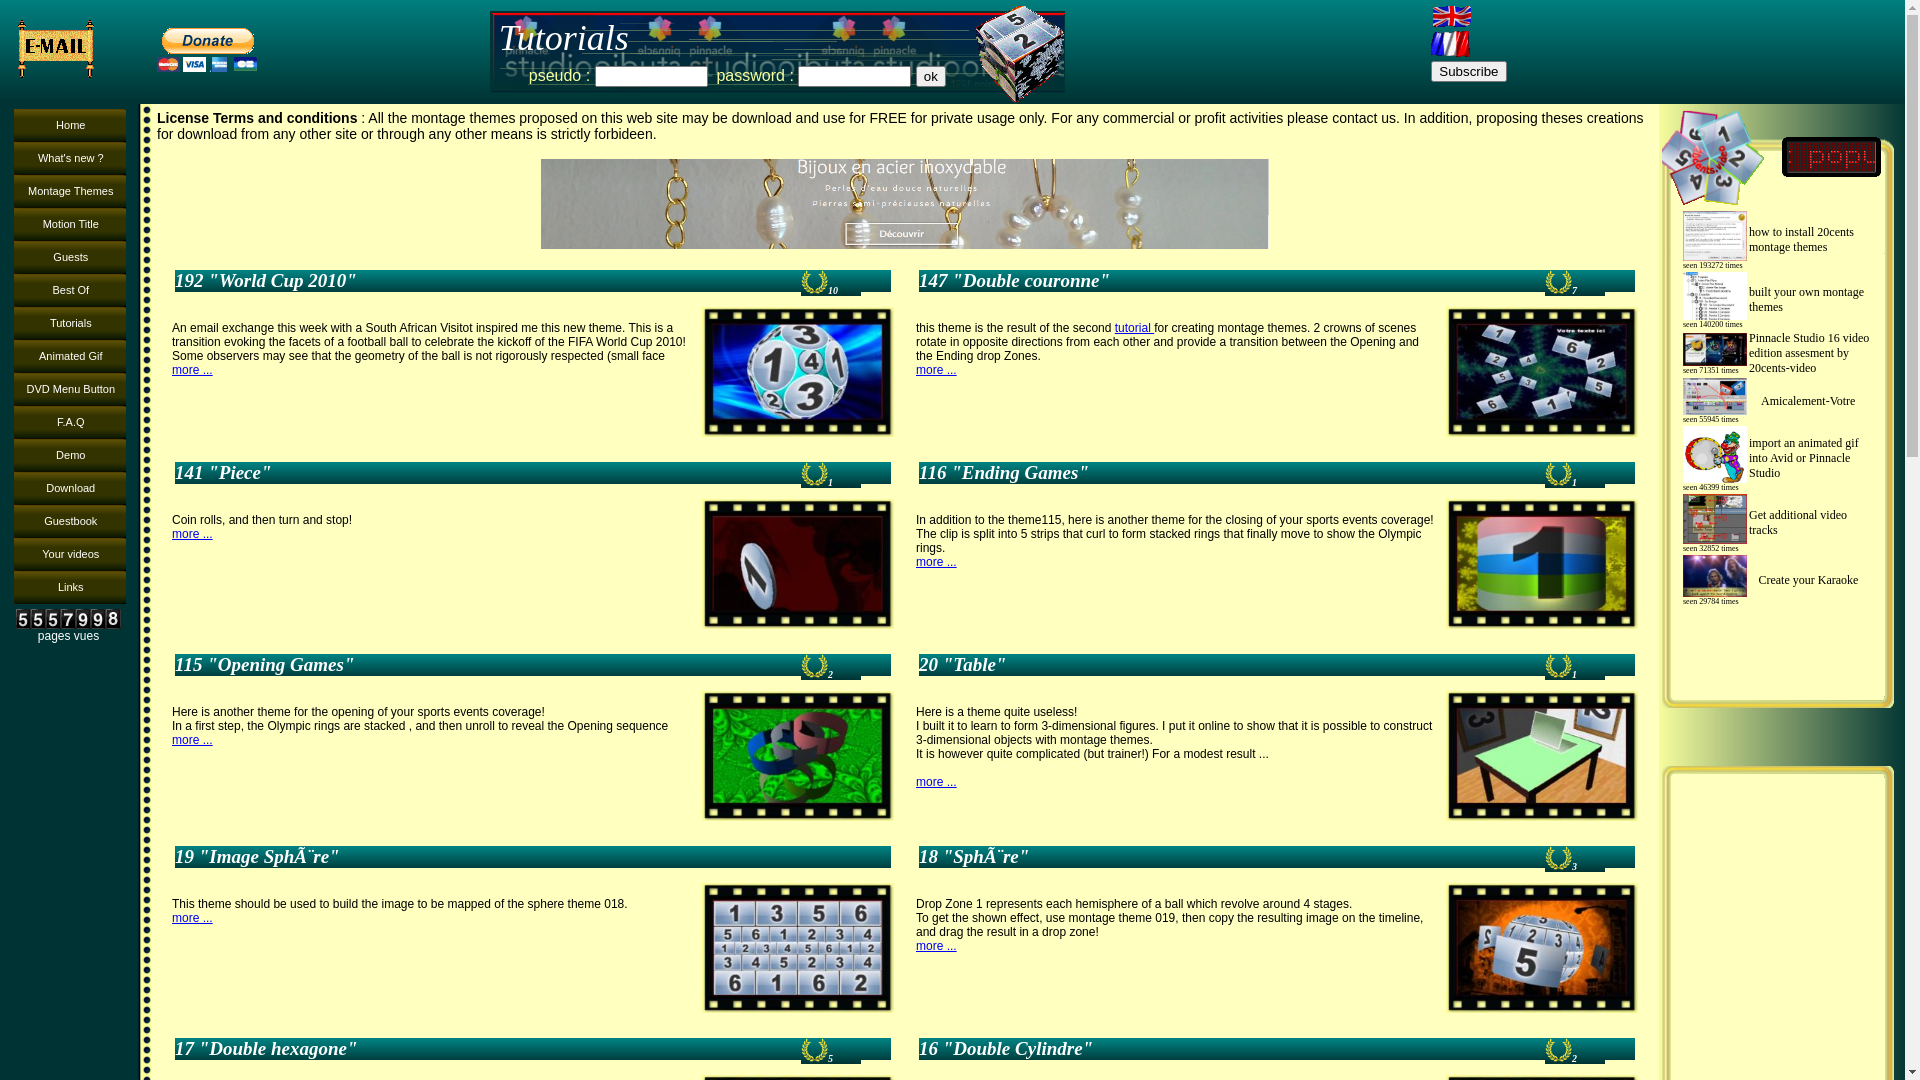  Describe the element at coordinates (14, 554) in the screenshot. I see `'Your videos'` at that location.